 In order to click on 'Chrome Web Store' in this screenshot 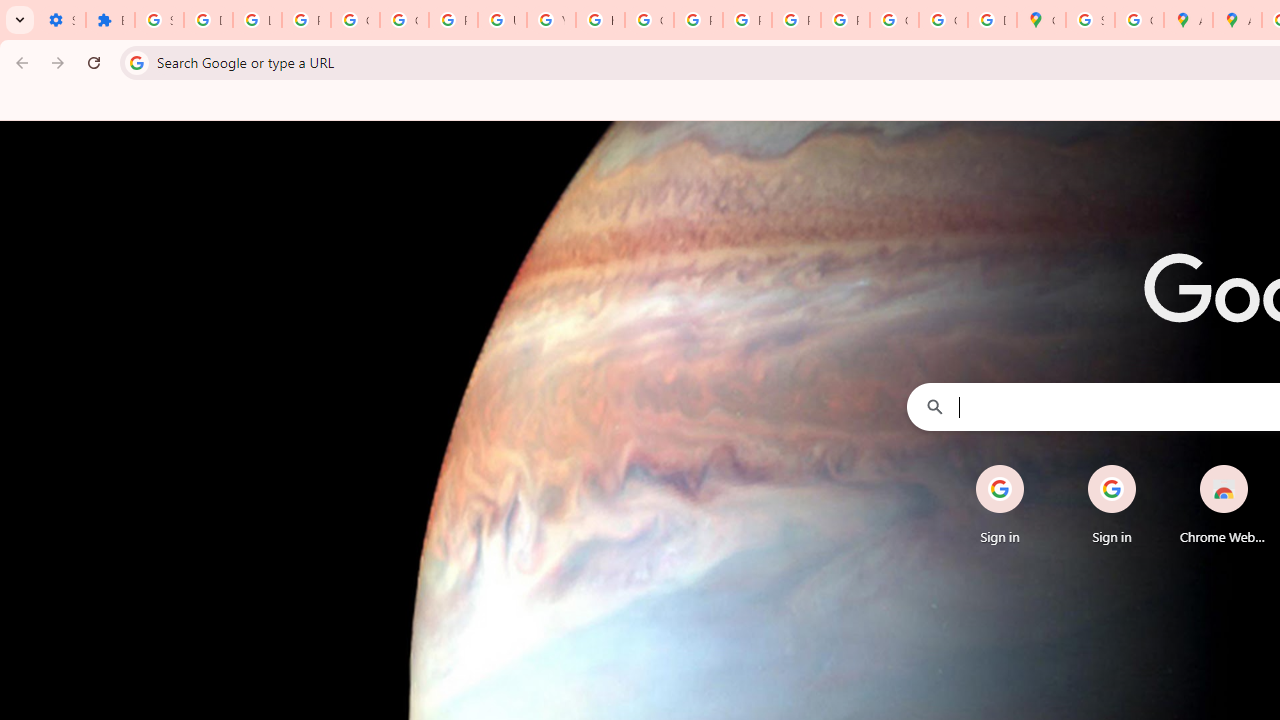, I will do `click(1222, 504)`.